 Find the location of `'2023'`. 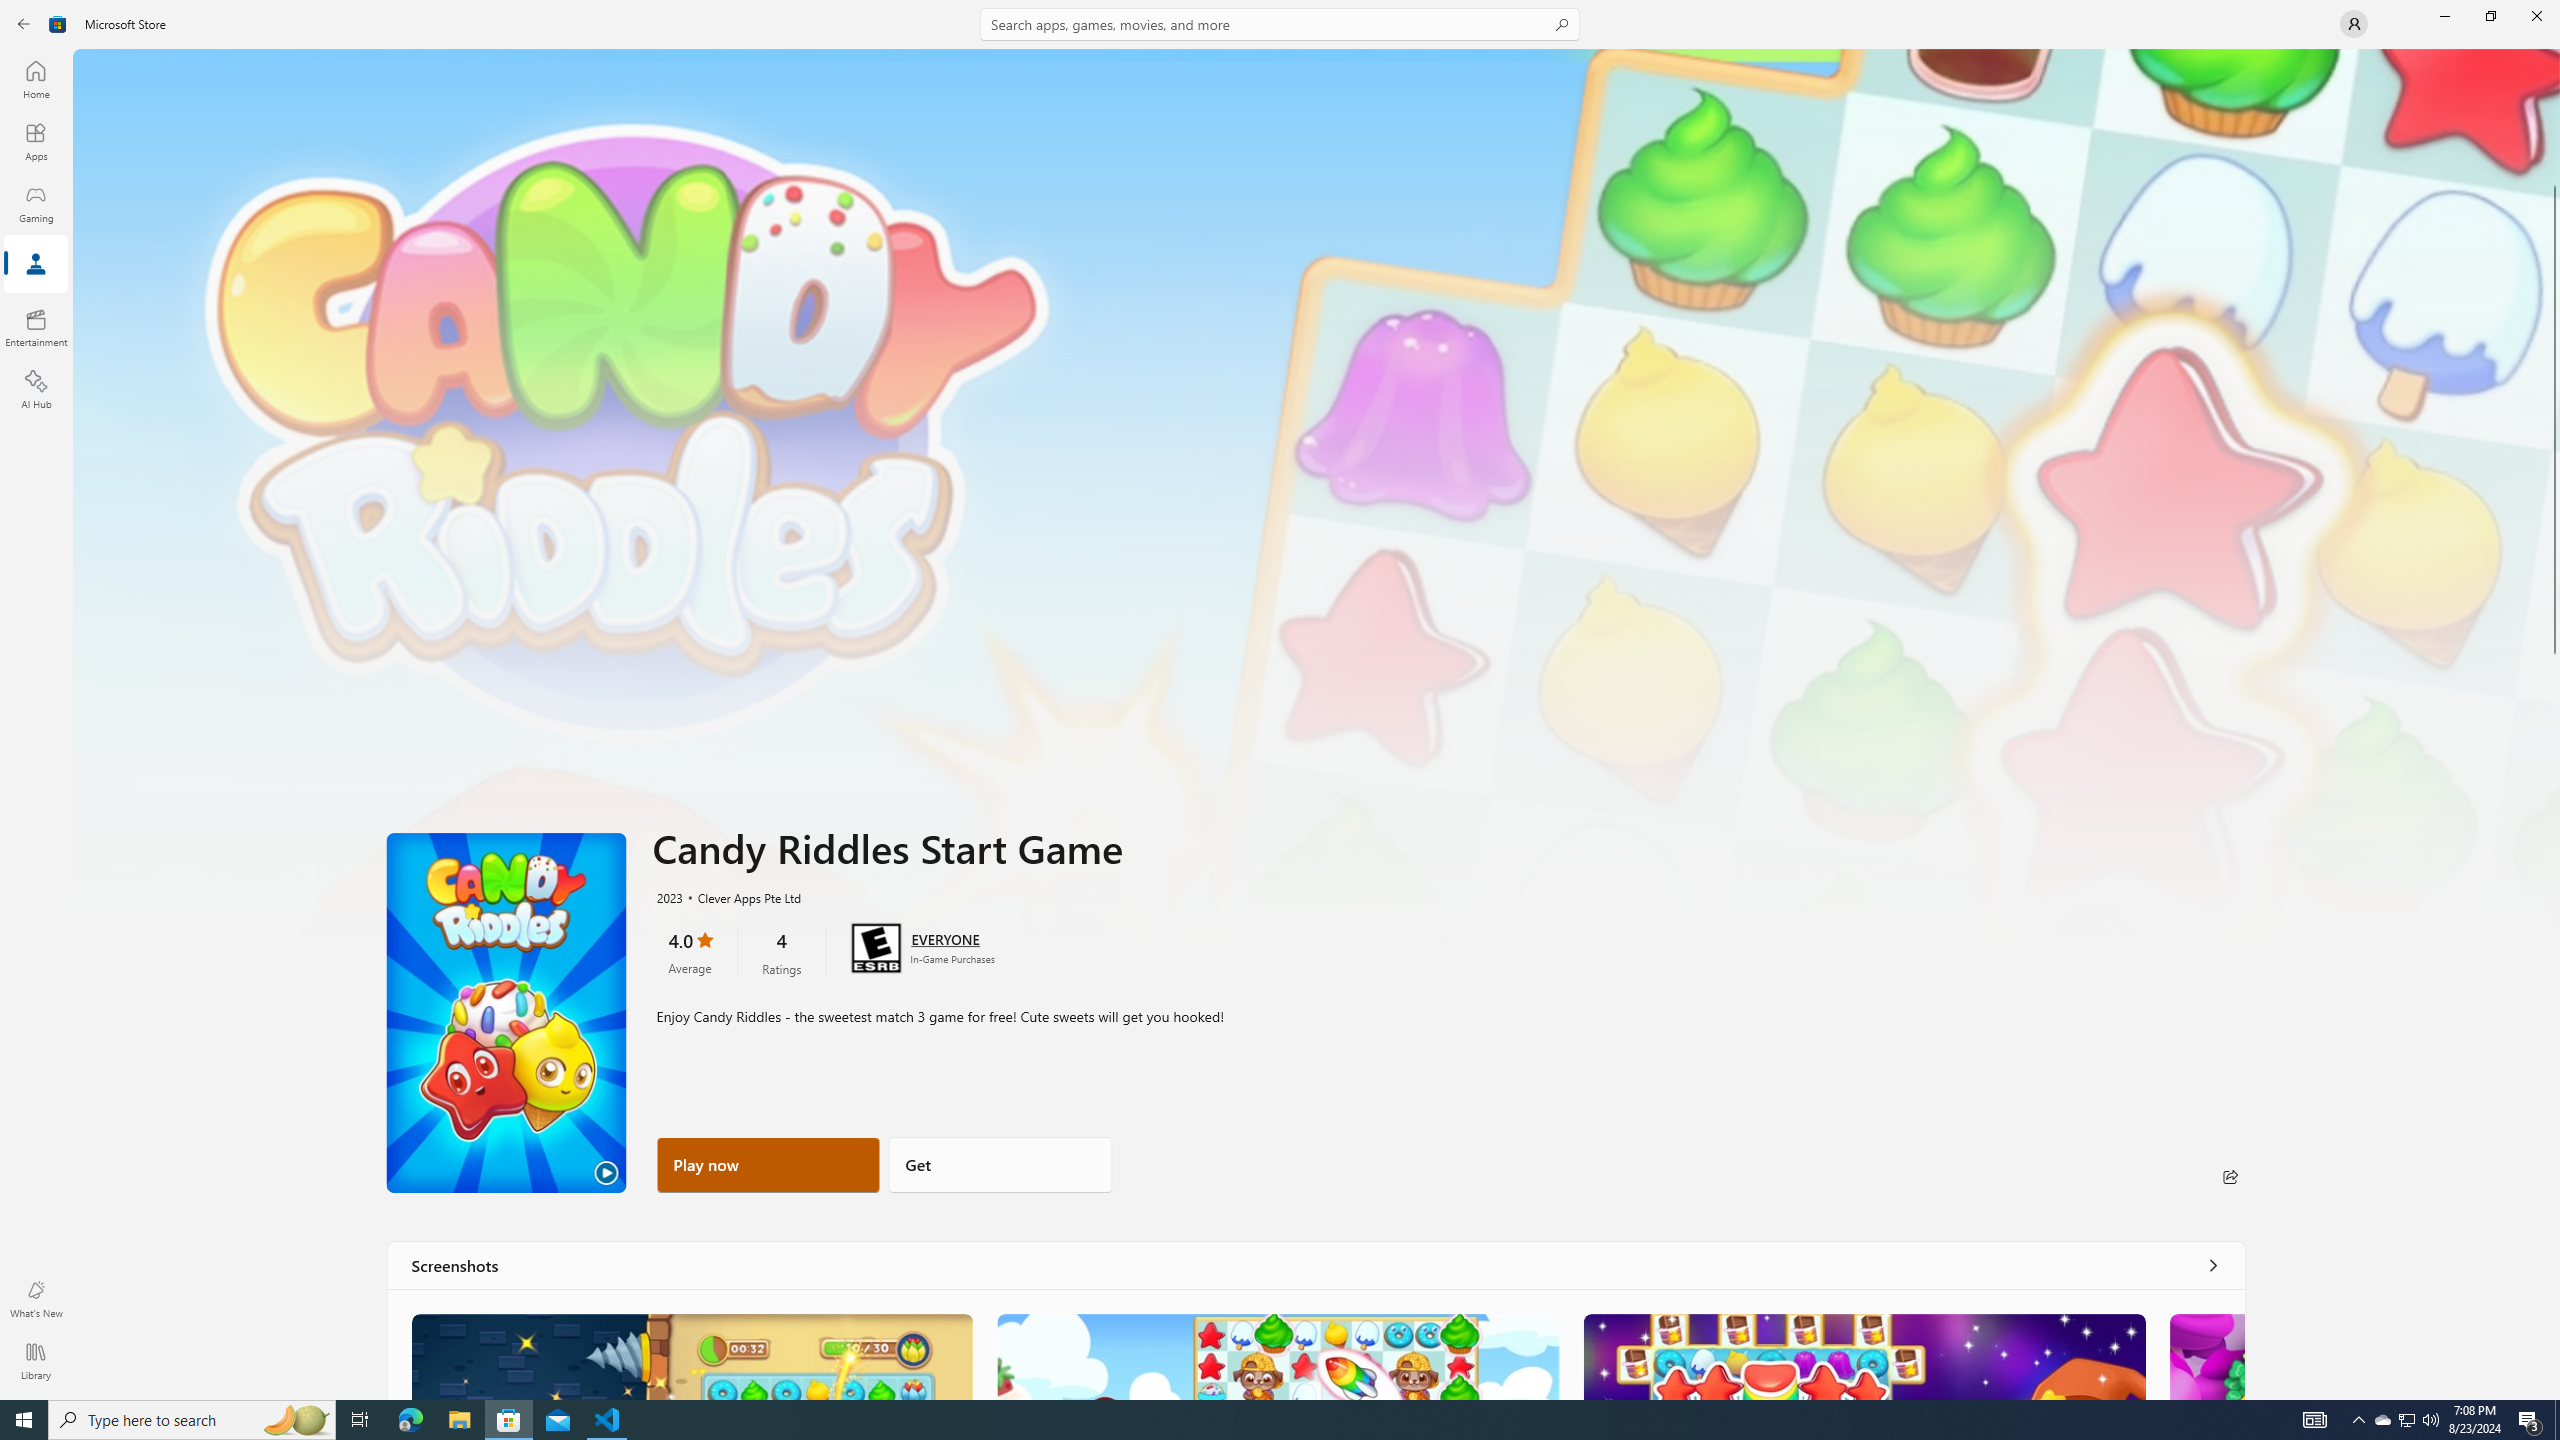

'2023' is located at coordinates (668, 896).